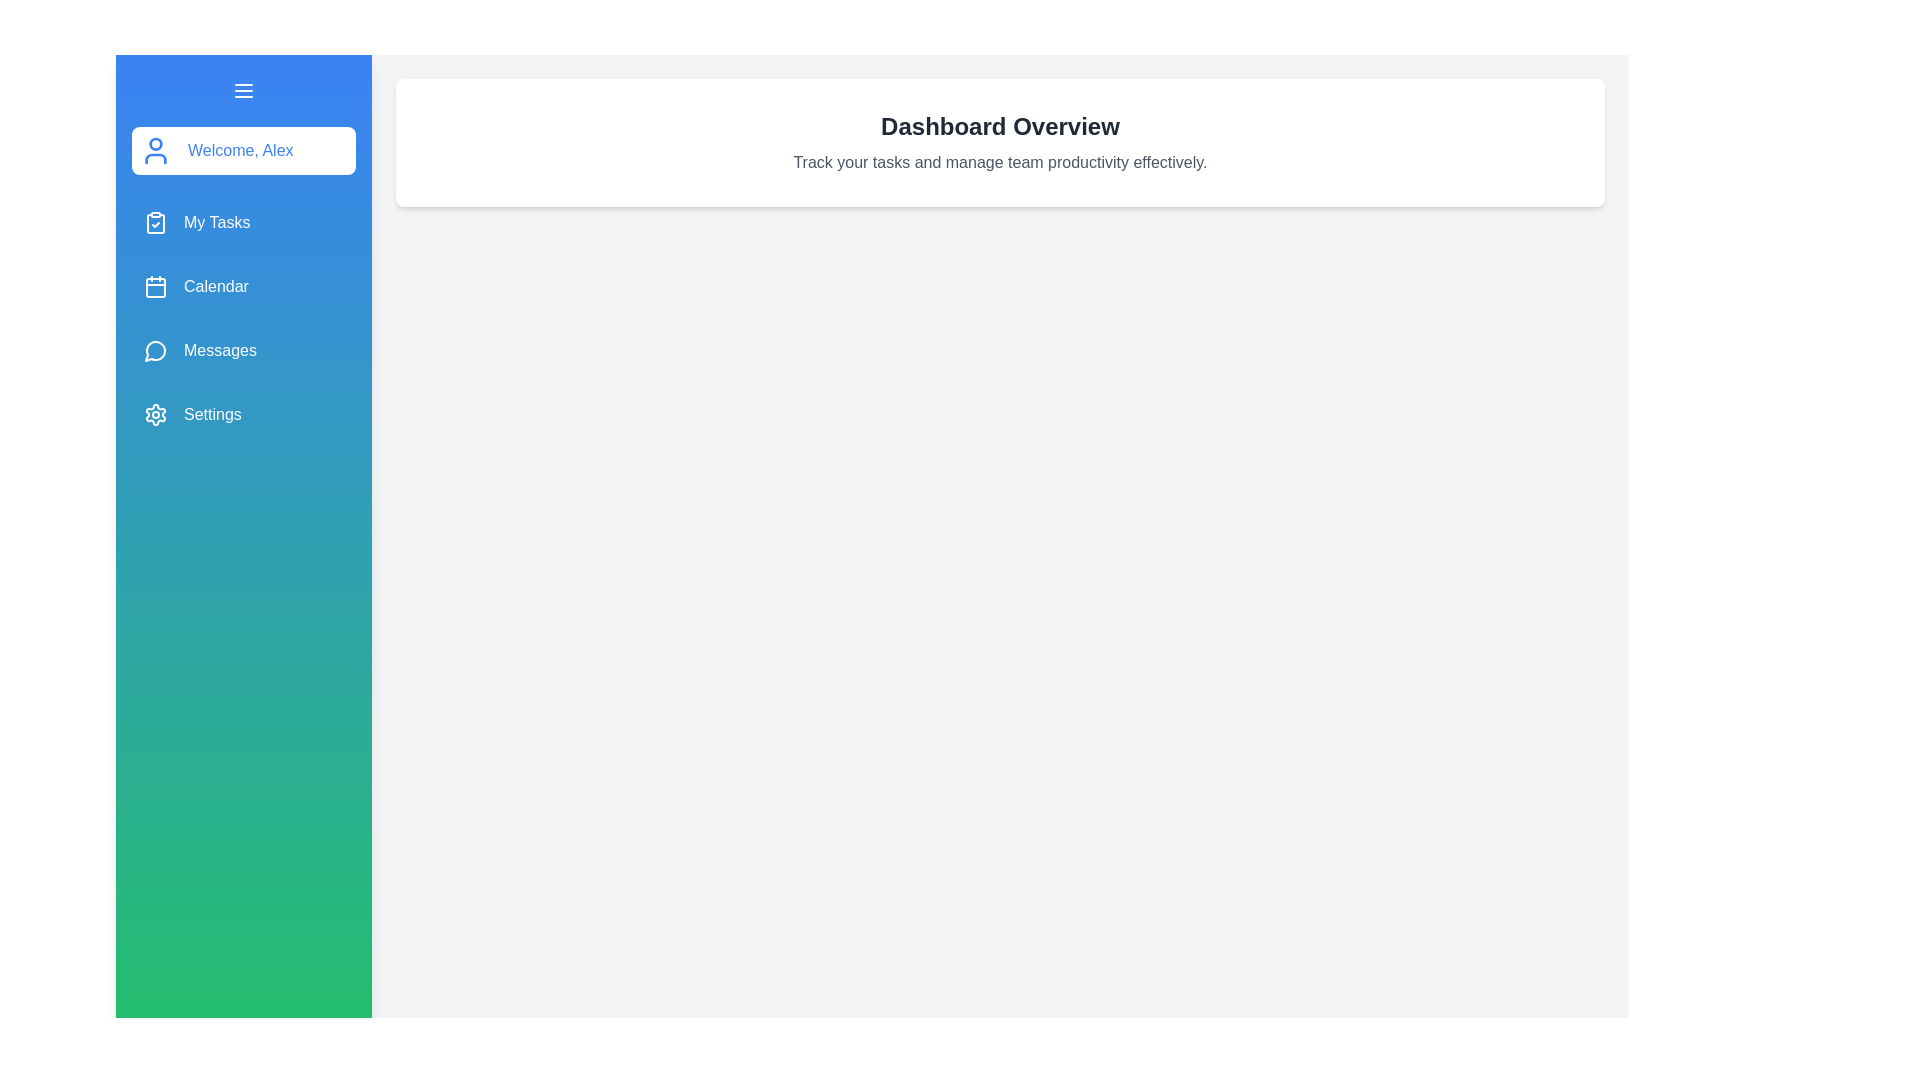  Describe the element at coordinates (243, 149) in the screenshot. I see `the welcome message to interact with it` at that location.